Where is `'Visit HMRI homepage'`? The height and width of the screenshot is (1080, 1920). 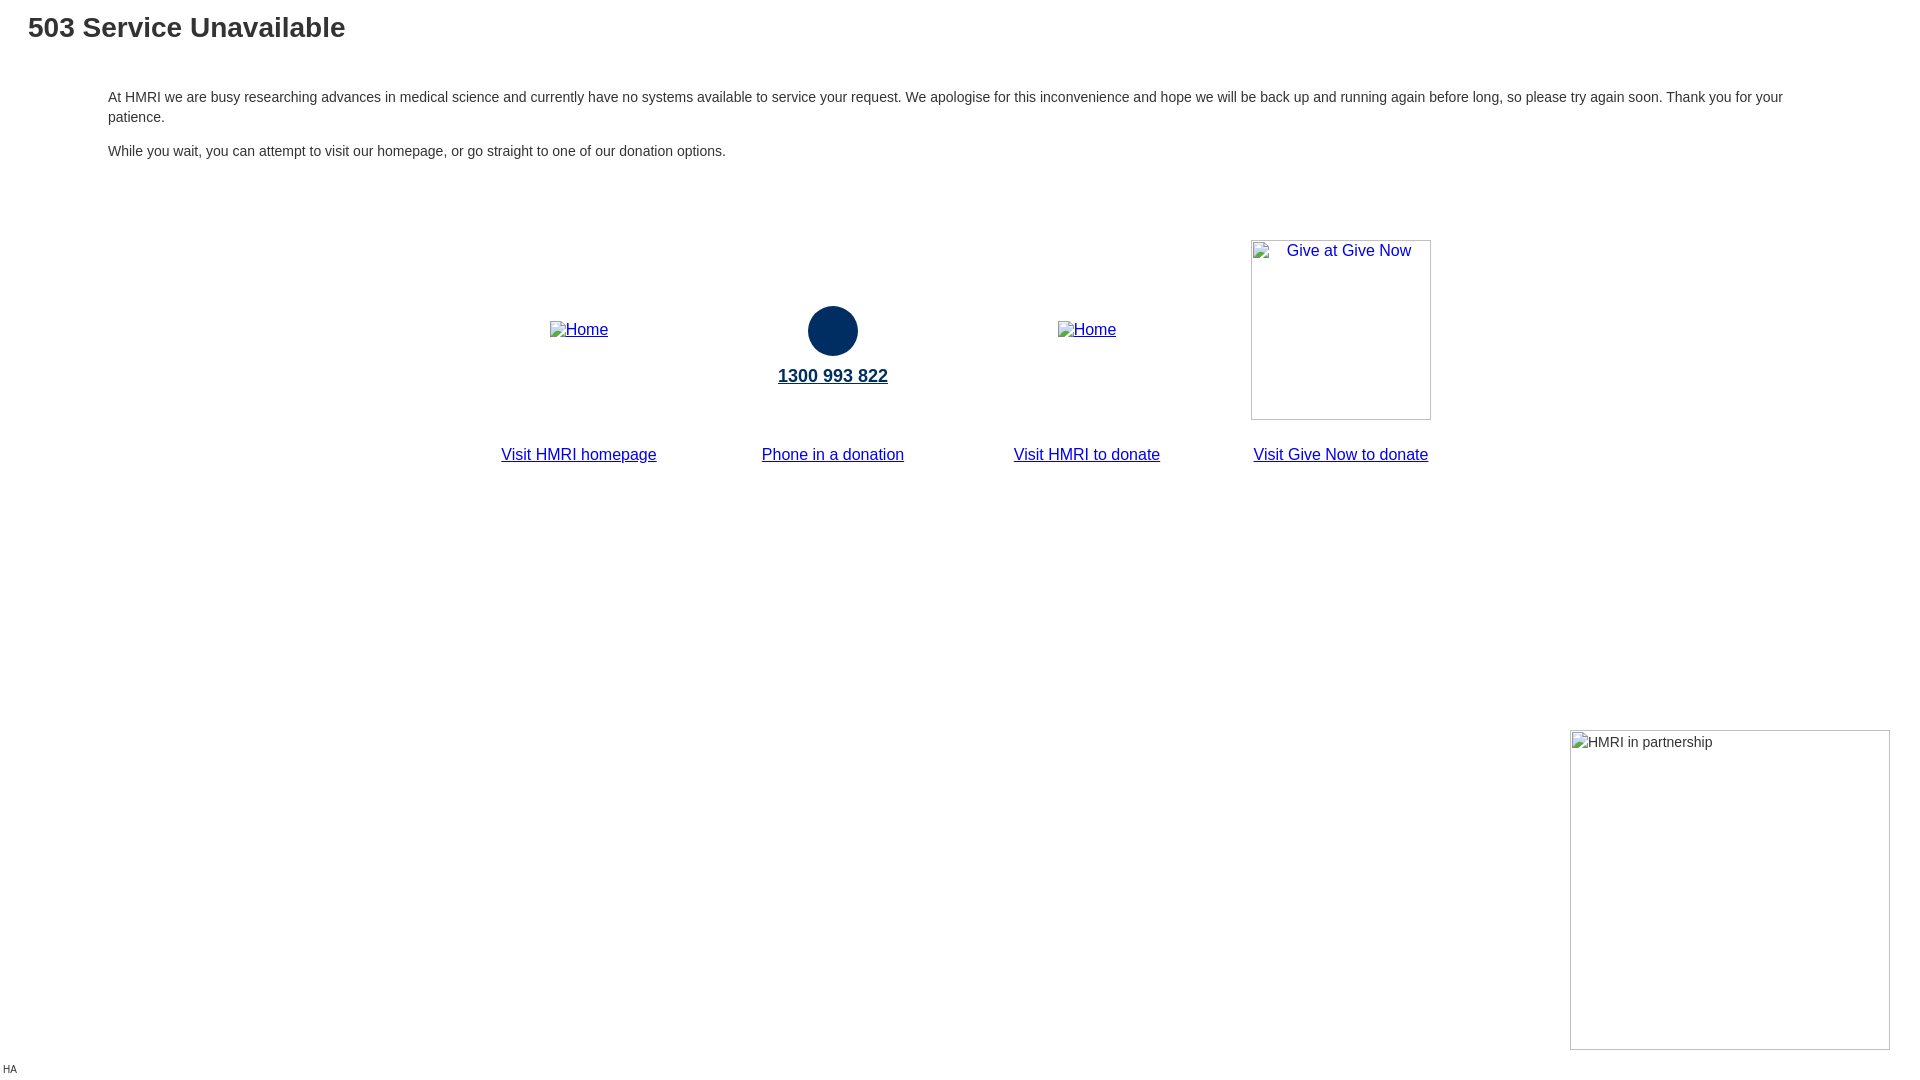
'Visit HMRI homepage' is located at coordinates (577, 454).